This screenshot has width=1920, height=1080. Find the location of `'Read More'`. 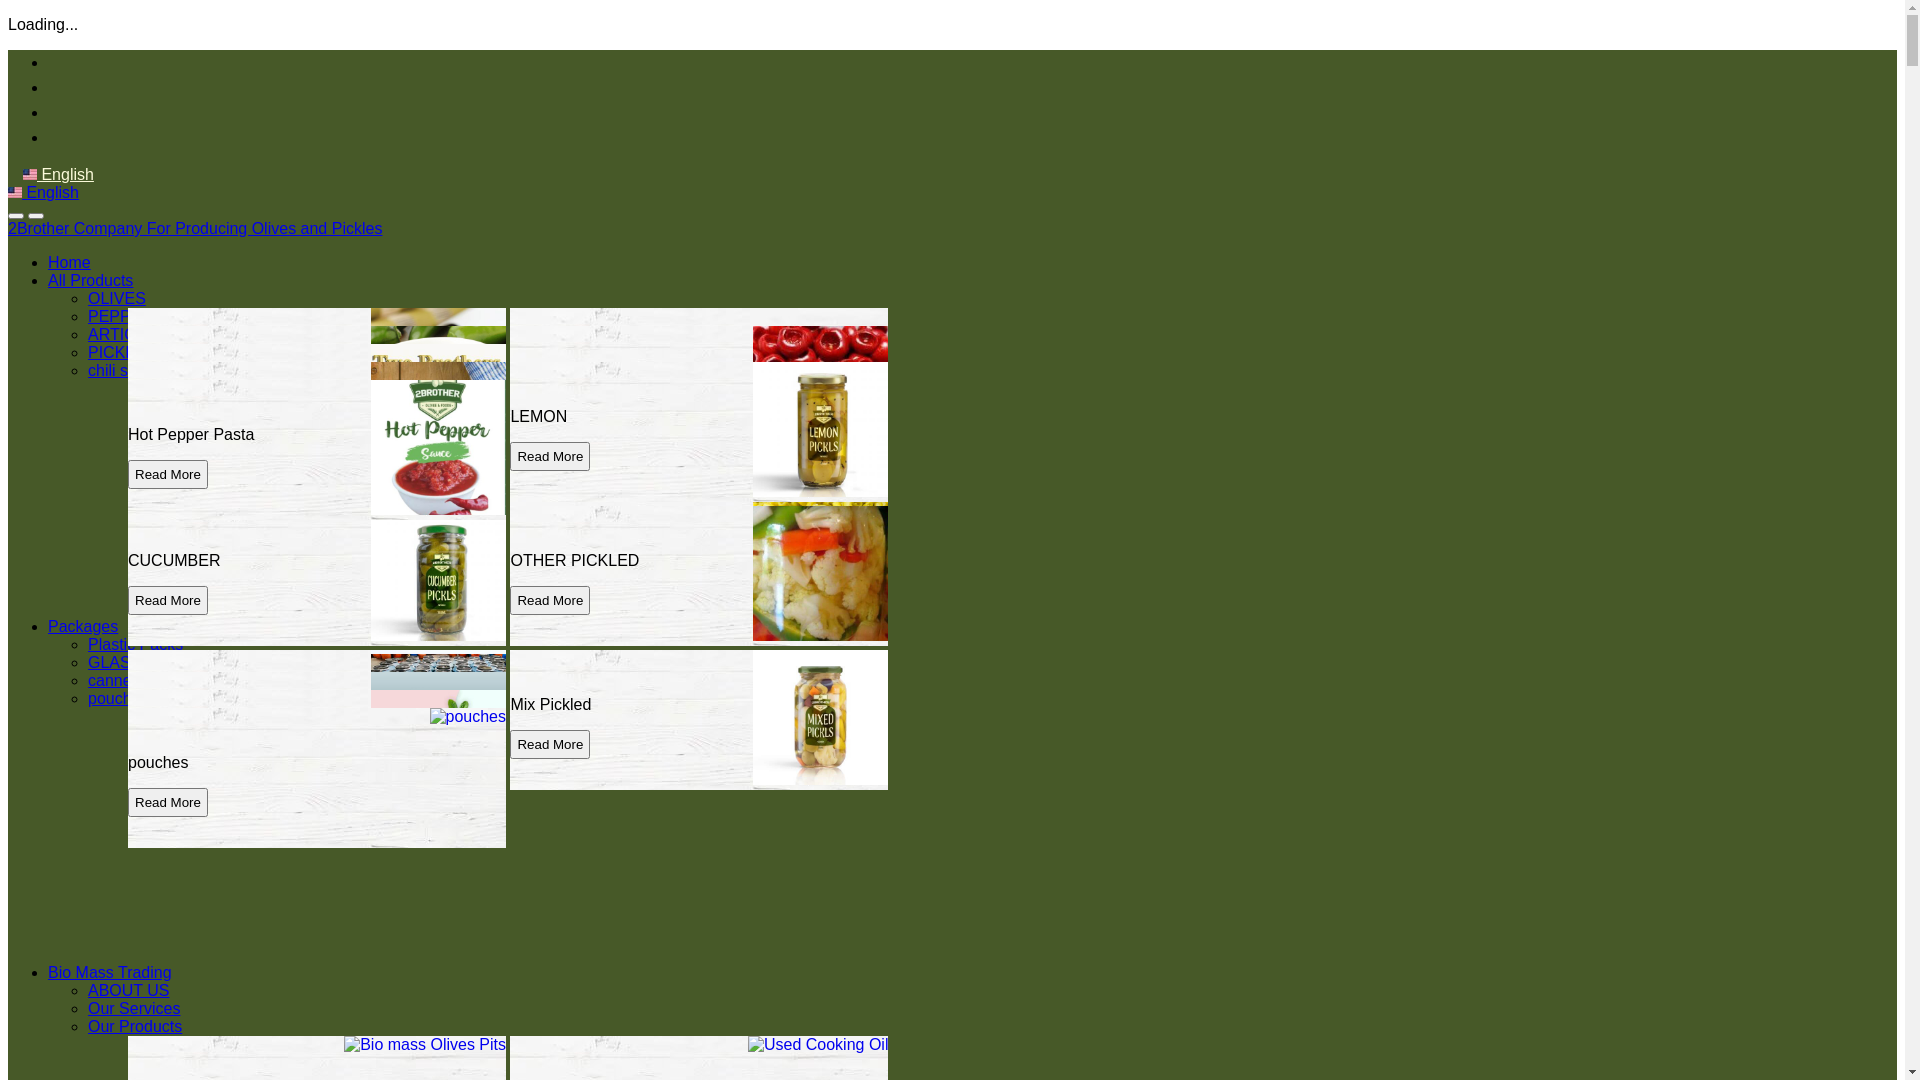

'Read More' is located at coordinates (127, 437).